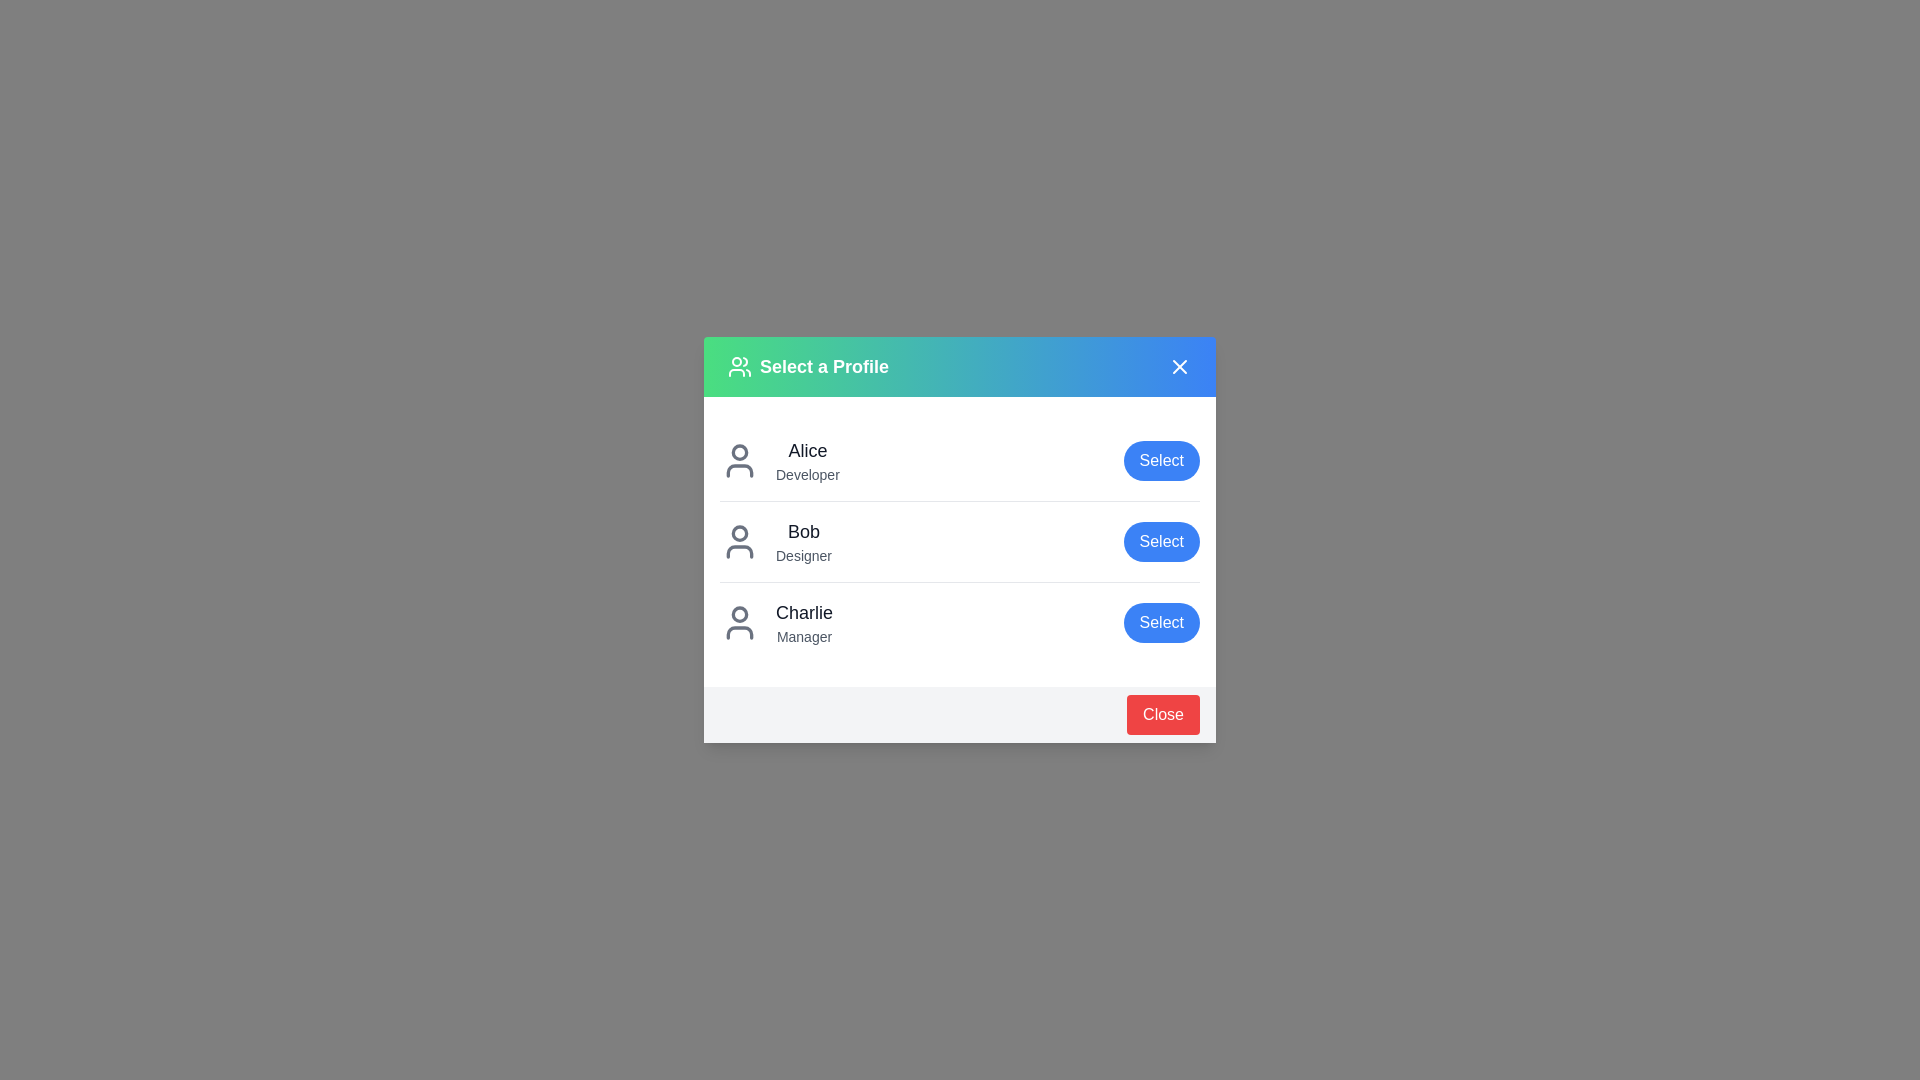  What do you see at coordinates (1163, 713) in the screenshot?
I see `close button to hide the dialog` at bounding box center [1163, 713].